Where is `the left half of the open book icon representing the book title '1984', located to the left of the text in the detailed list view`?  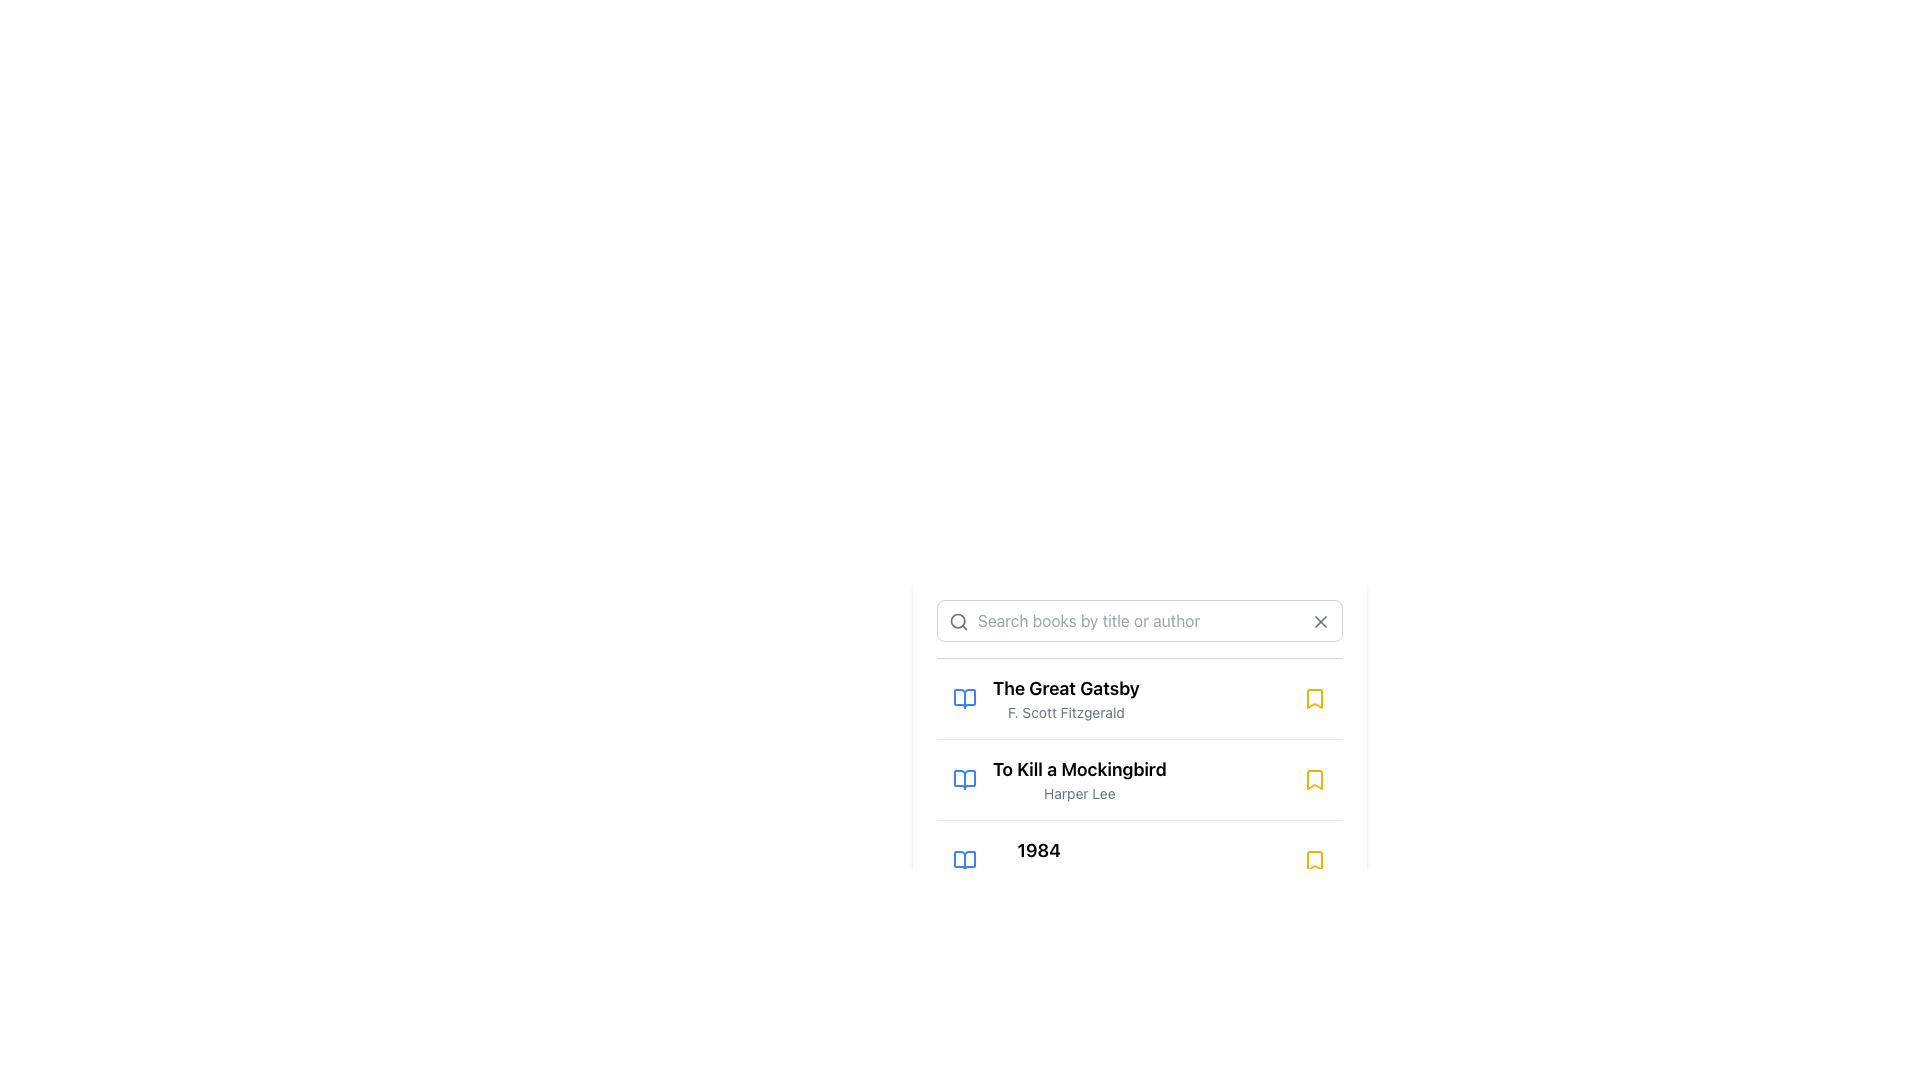 the left half of the open book icon representing the book title '1984', located to the left of the text in the detailed list view is located at coordinates (964, 859).